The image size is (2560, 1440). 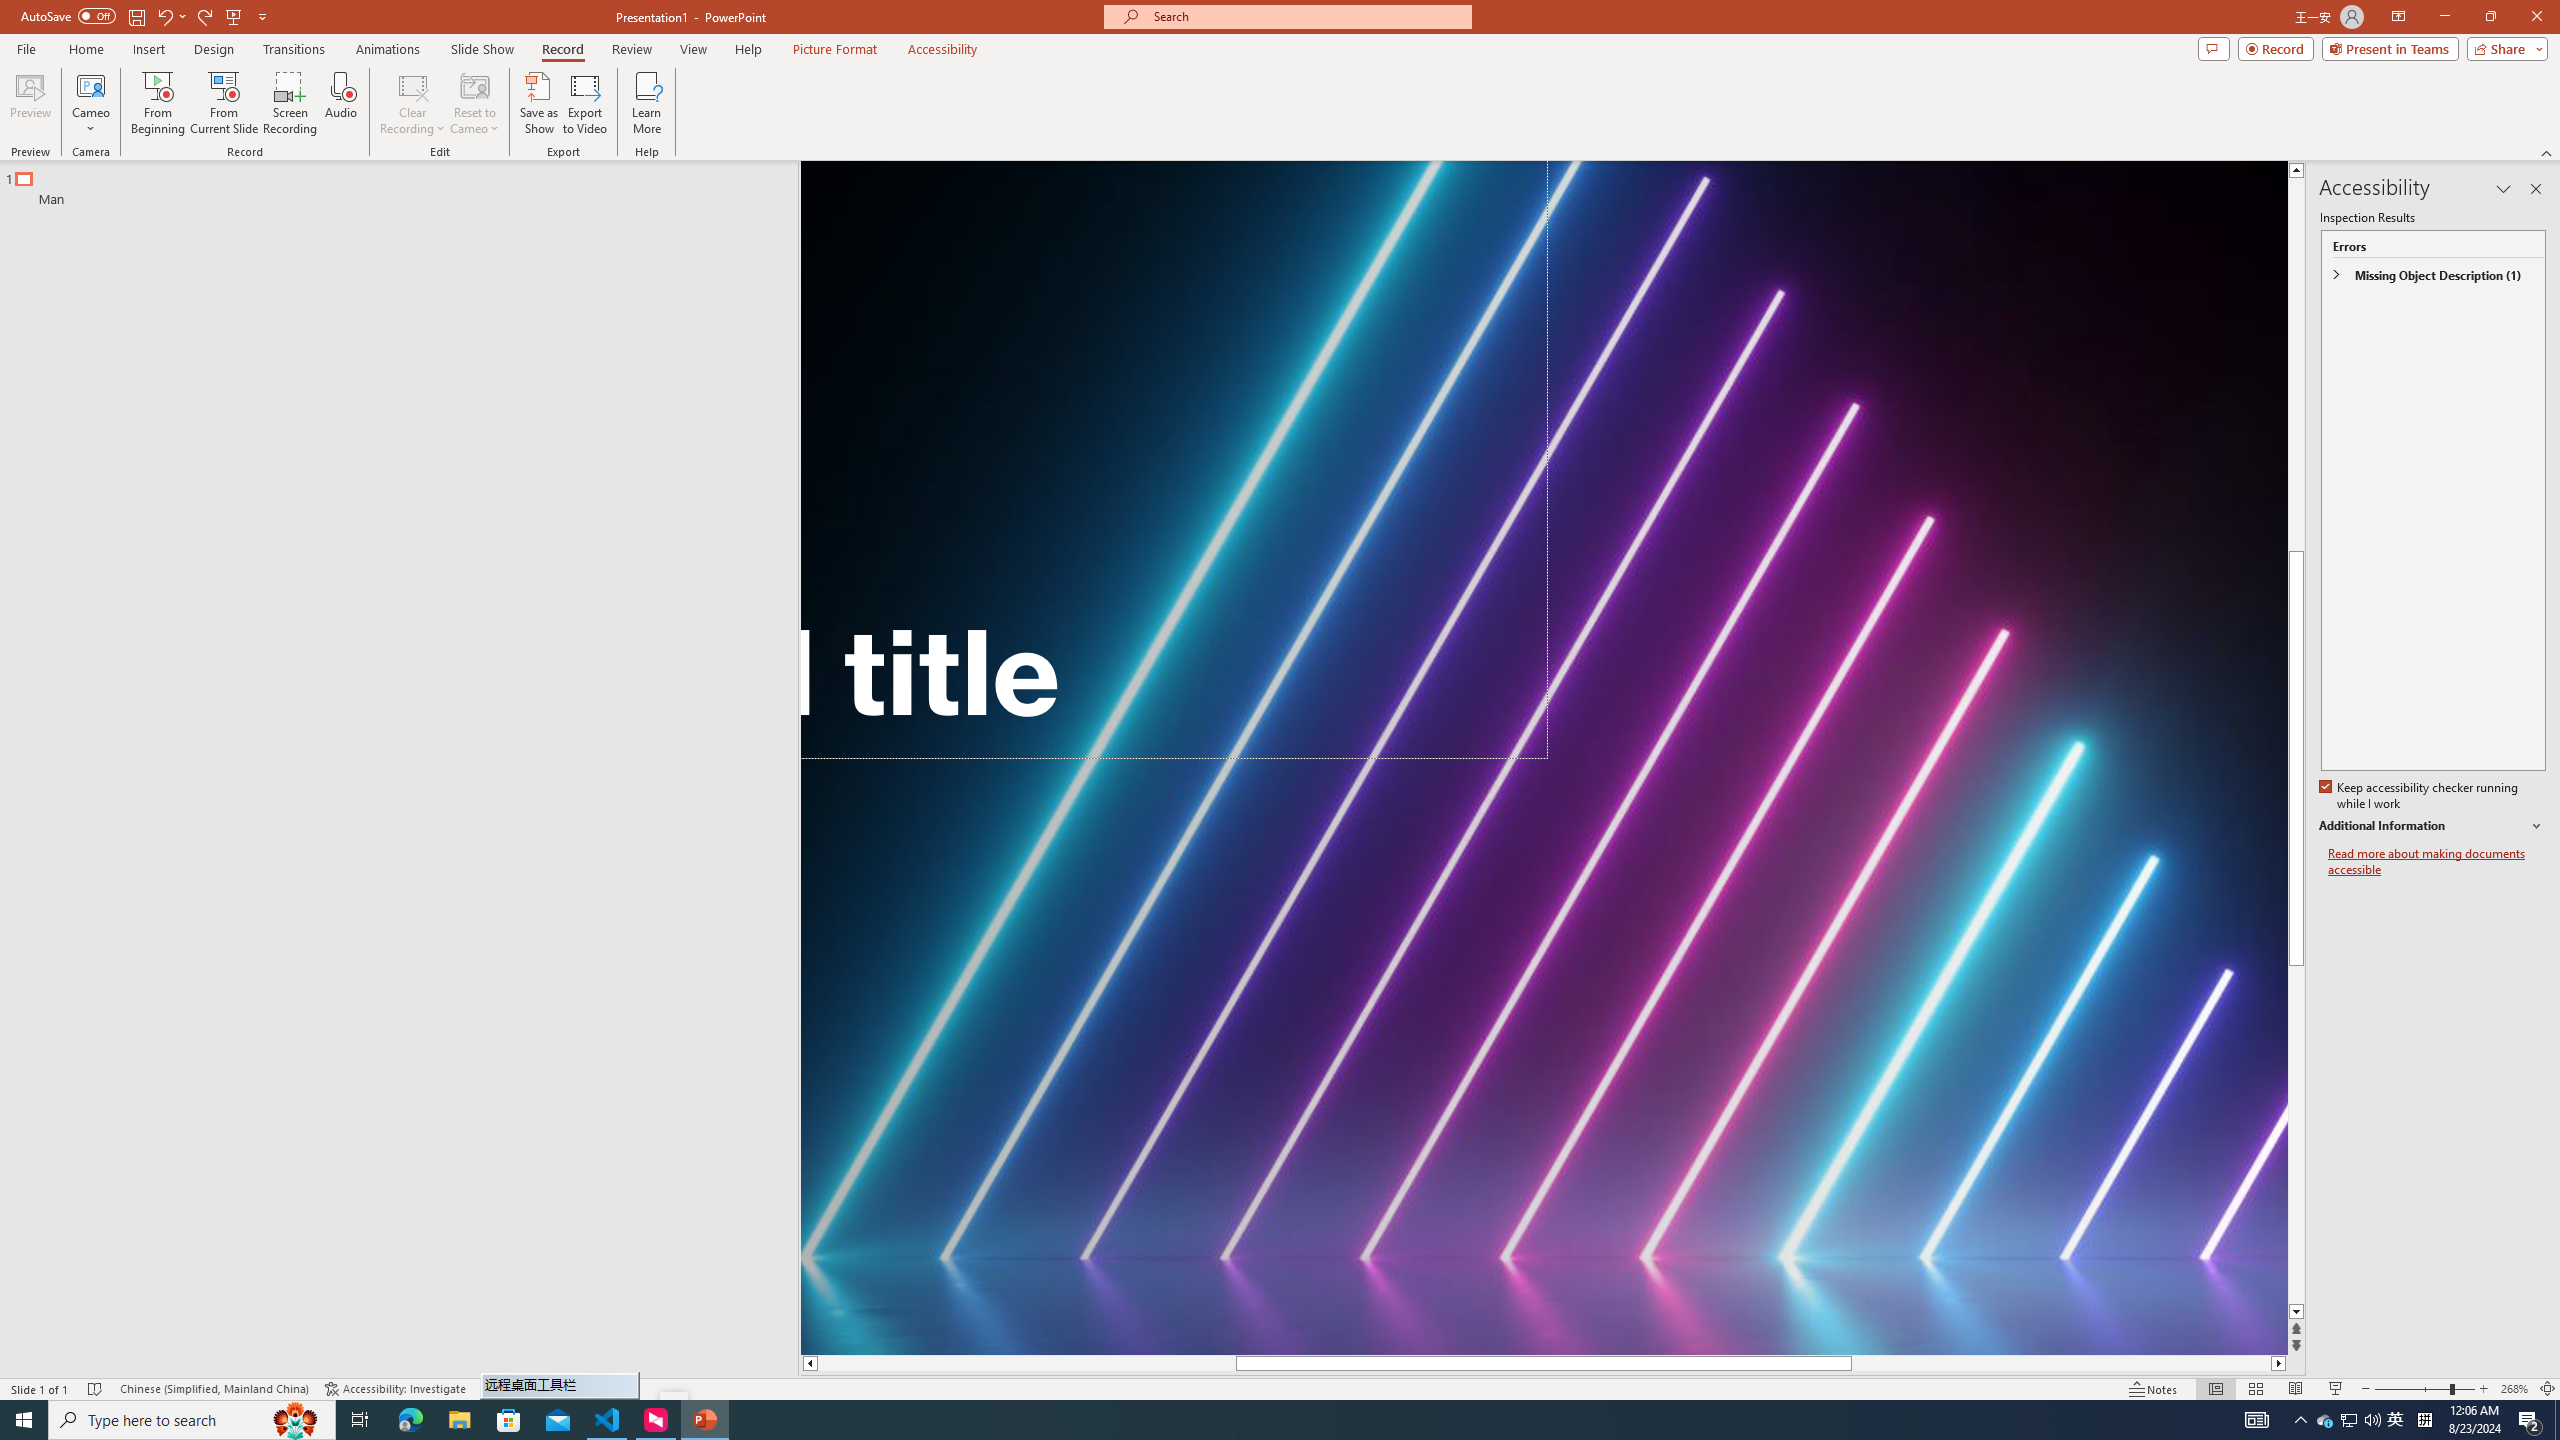 I want to click on 'Redo', so click(x=205, y=15).